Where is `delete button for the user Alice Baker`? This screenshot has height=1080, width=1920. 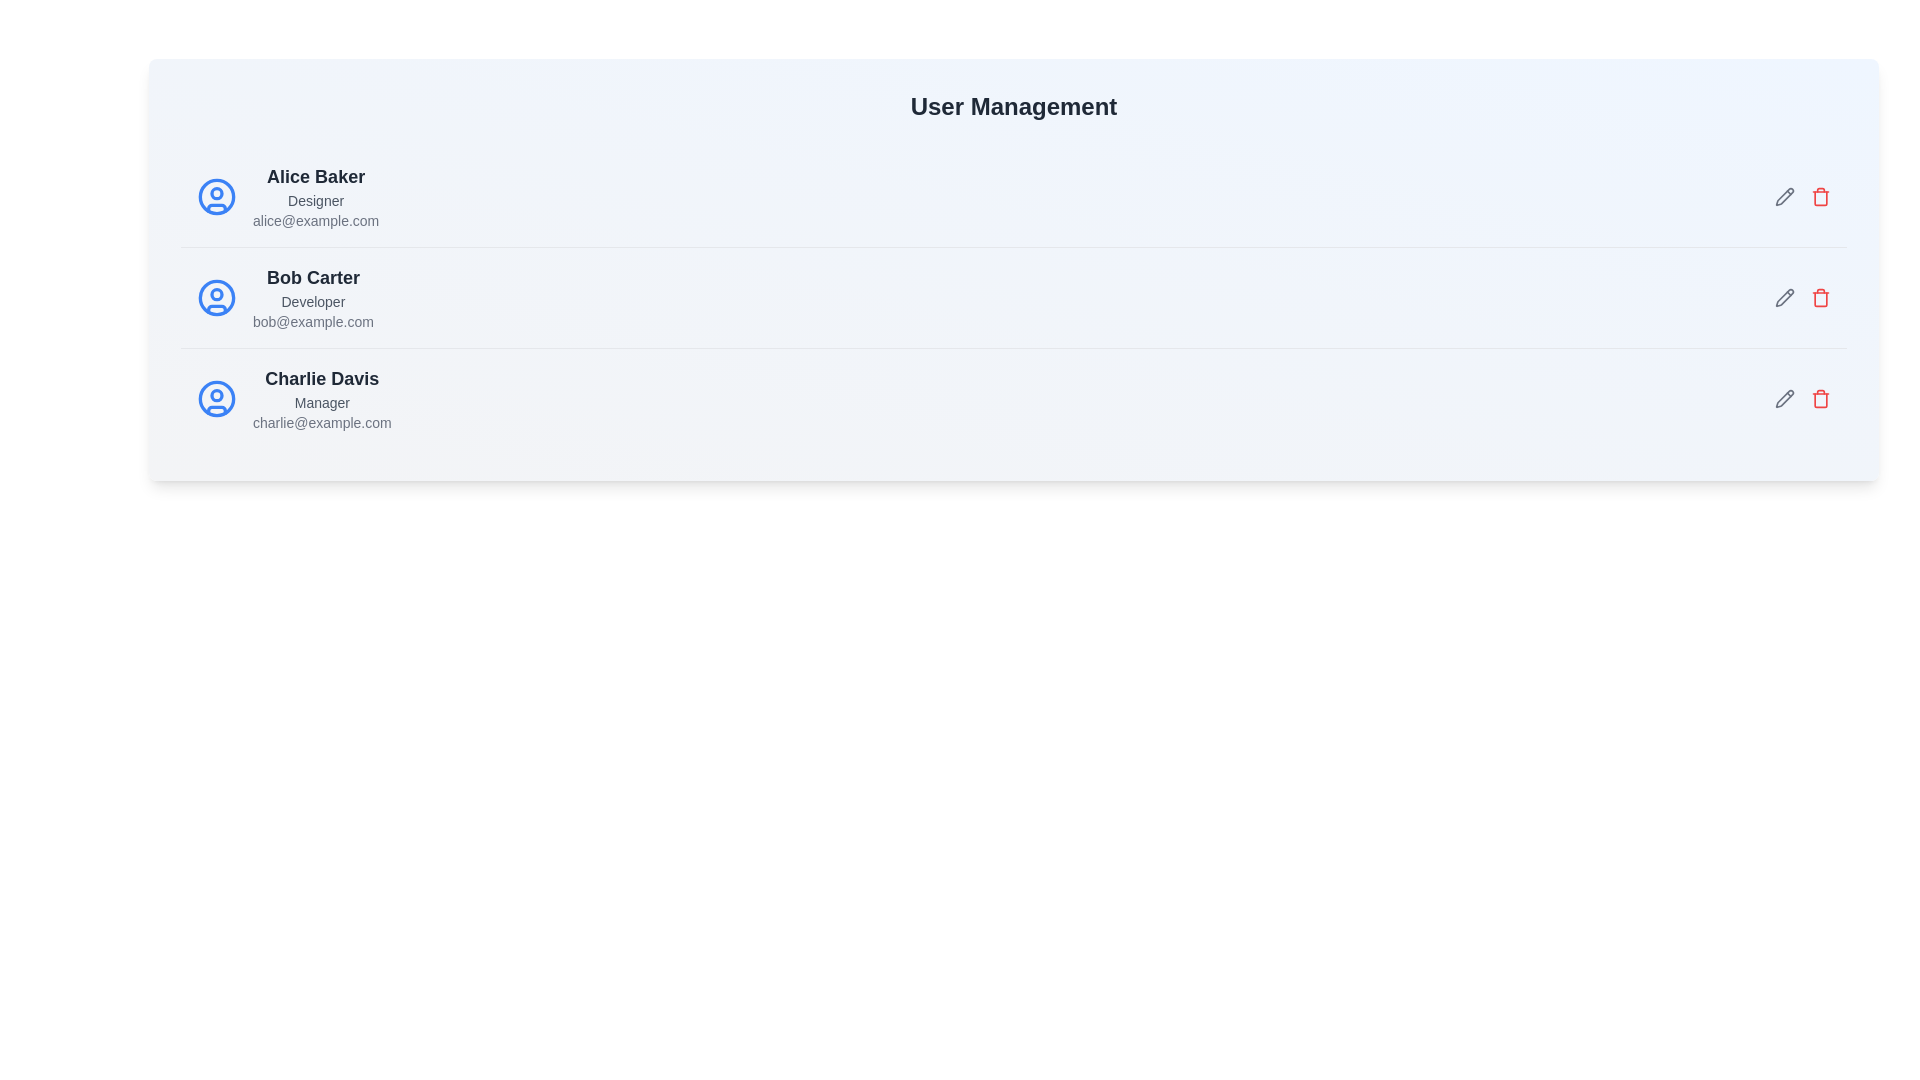 delete button for the user Alice Baker is located at coordinates (1820, 196).